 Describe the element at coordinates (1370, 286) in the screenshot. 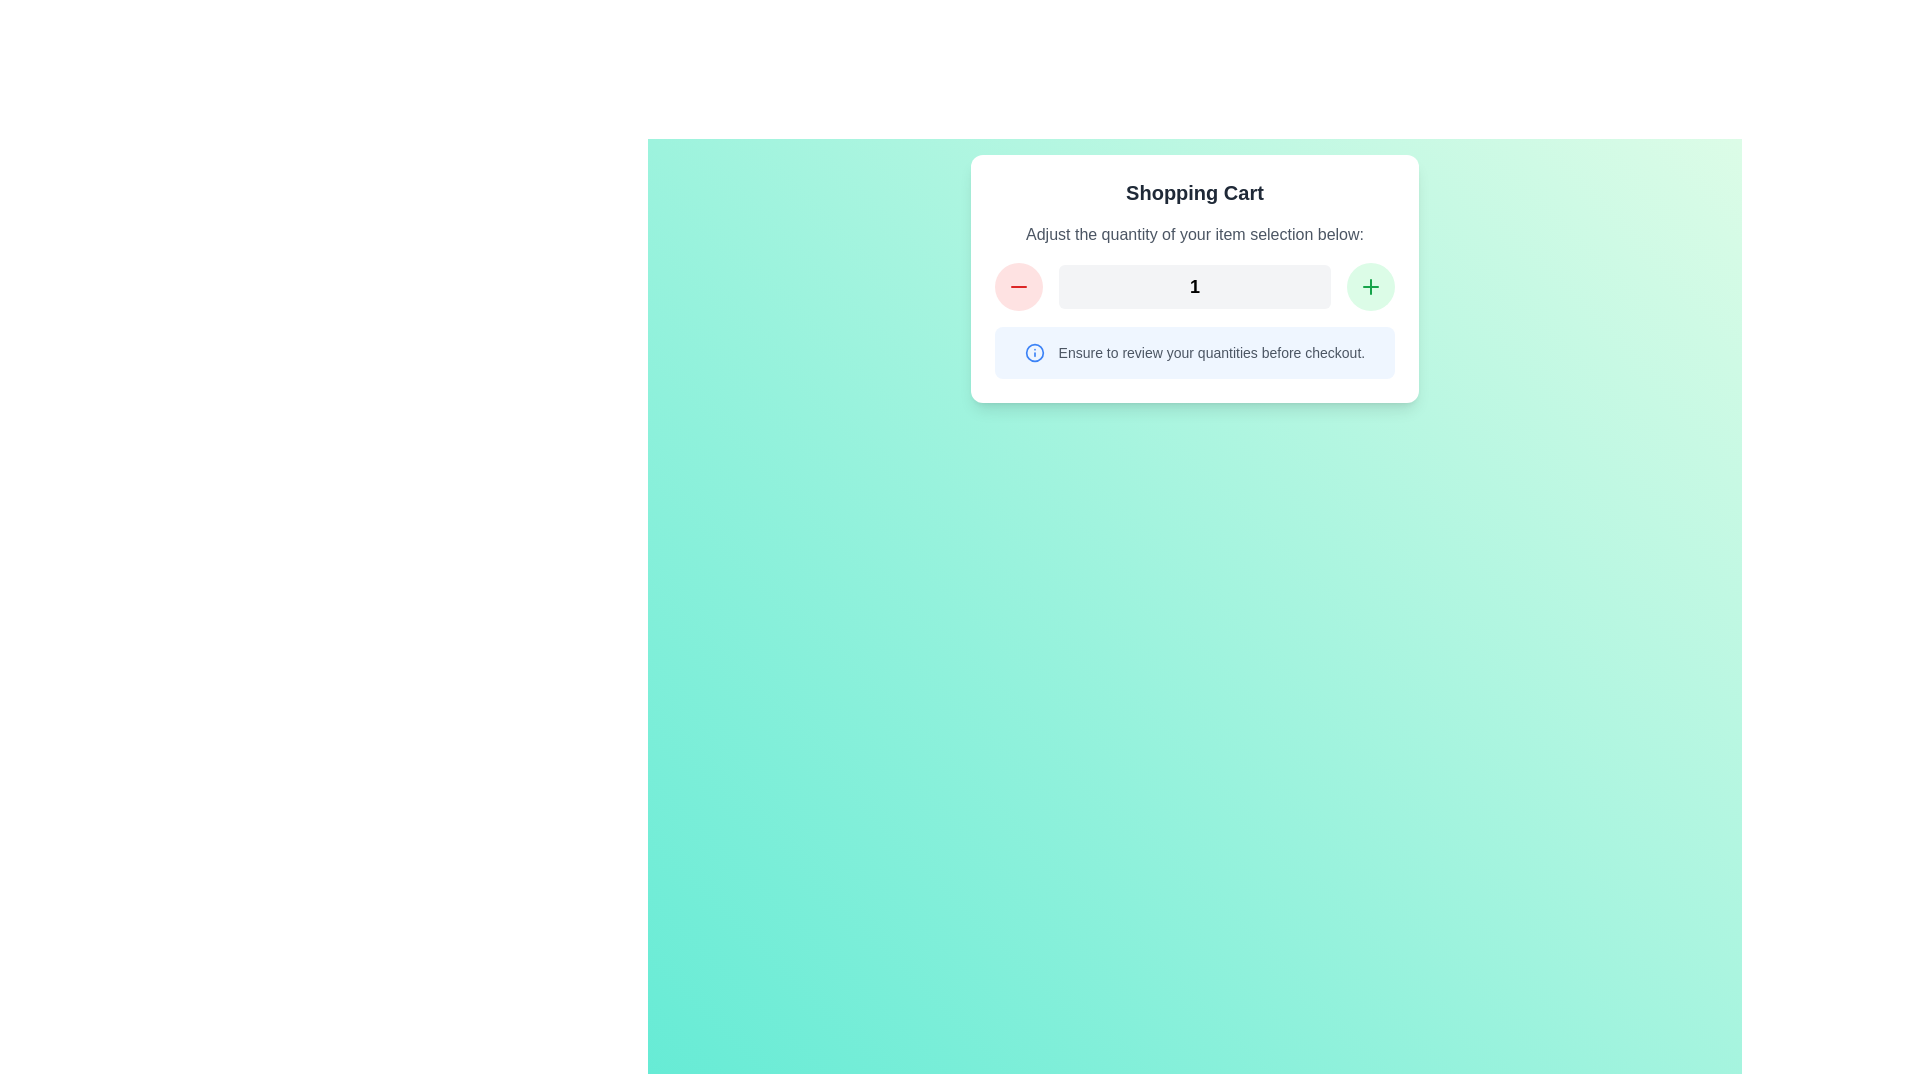

I see `the circular green '+' button located beside the numerical value and to the left of the red '-' button` at that location.